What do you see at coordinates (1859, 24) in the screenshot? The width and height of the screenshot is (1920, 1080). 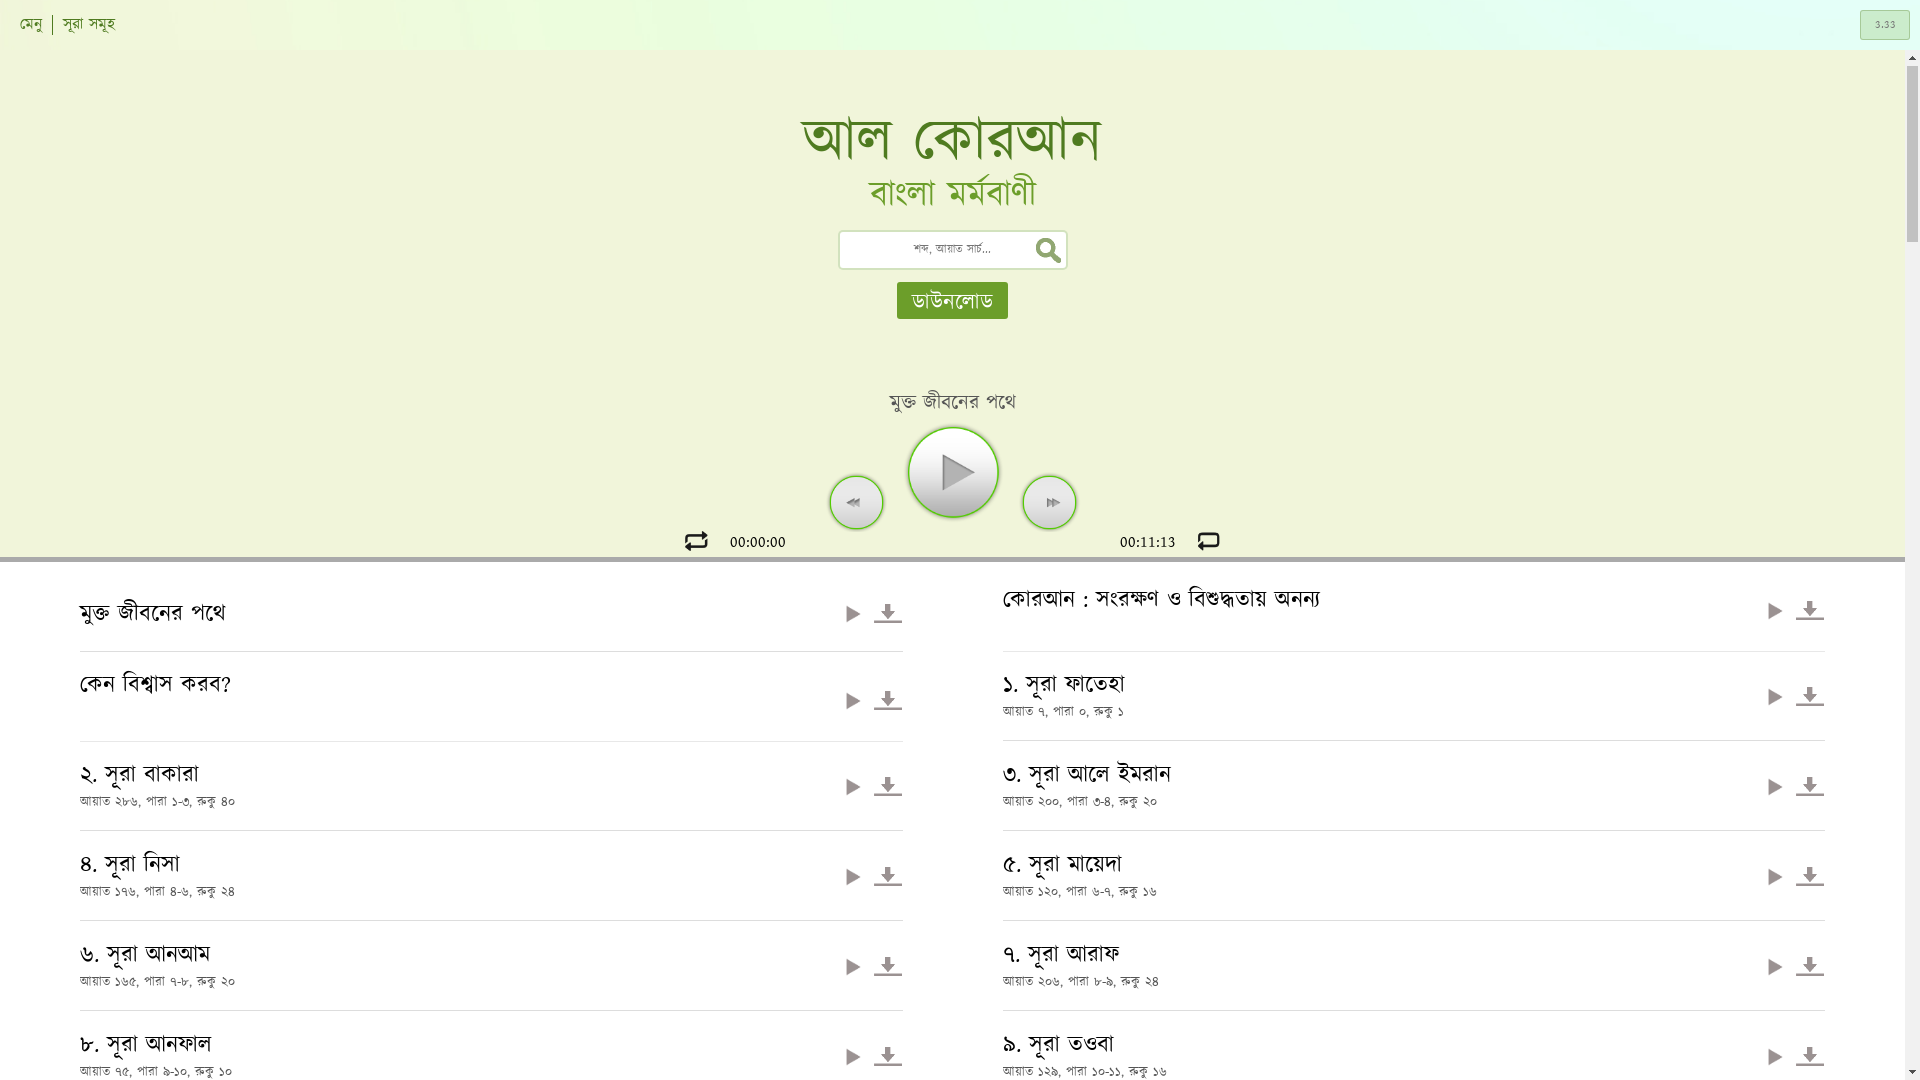 I see `'Go Shortcut to surah ayat'` at bounding box center [1859, 24].